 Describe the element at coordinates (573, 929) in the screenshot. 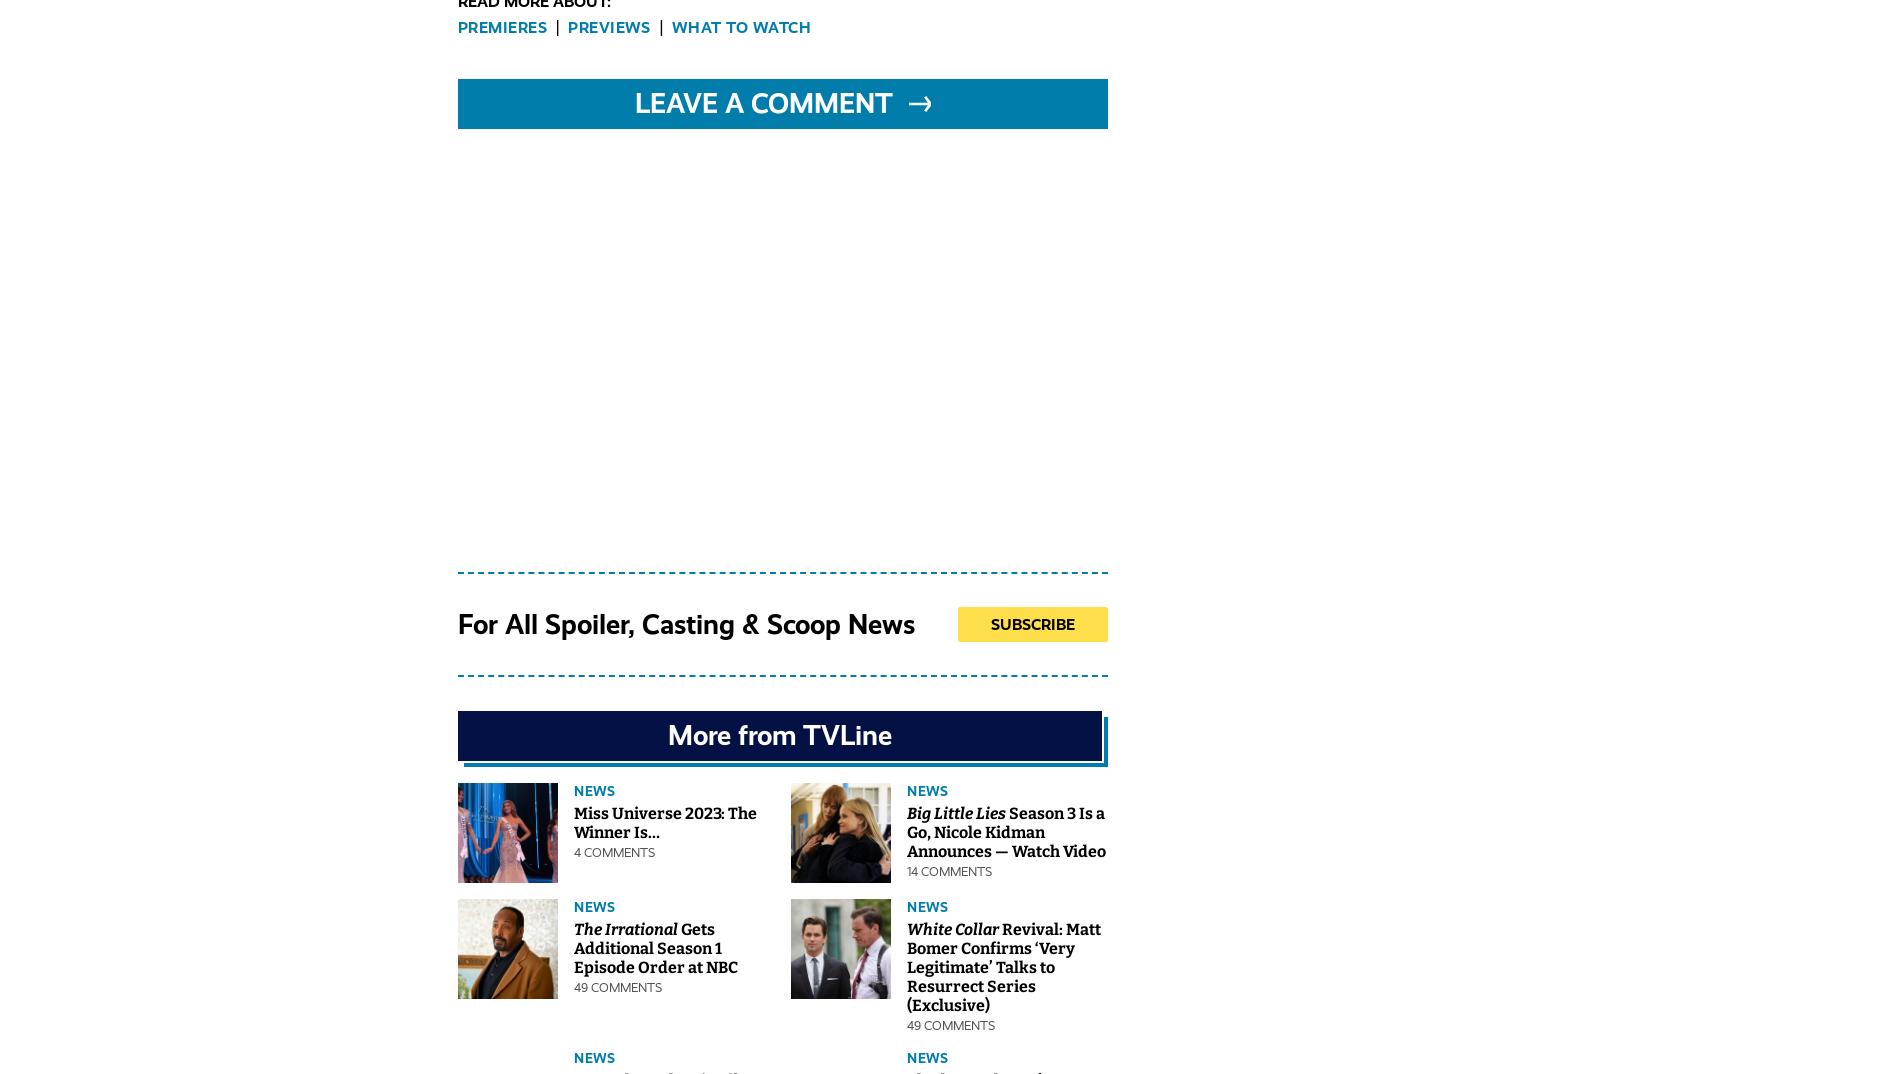

I see `'The Irrational'` at that location.